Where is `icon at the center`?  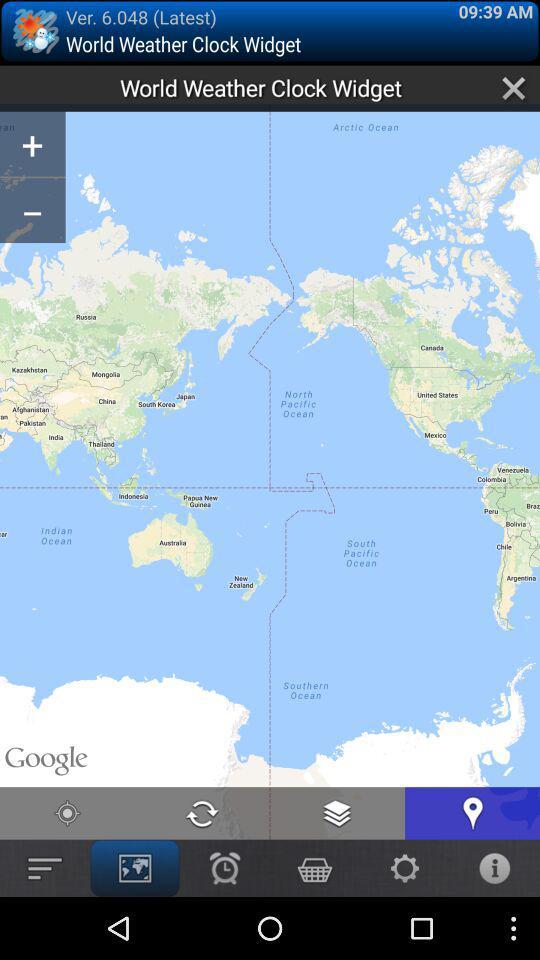
icon at the center is located at coordinates (270, 418).